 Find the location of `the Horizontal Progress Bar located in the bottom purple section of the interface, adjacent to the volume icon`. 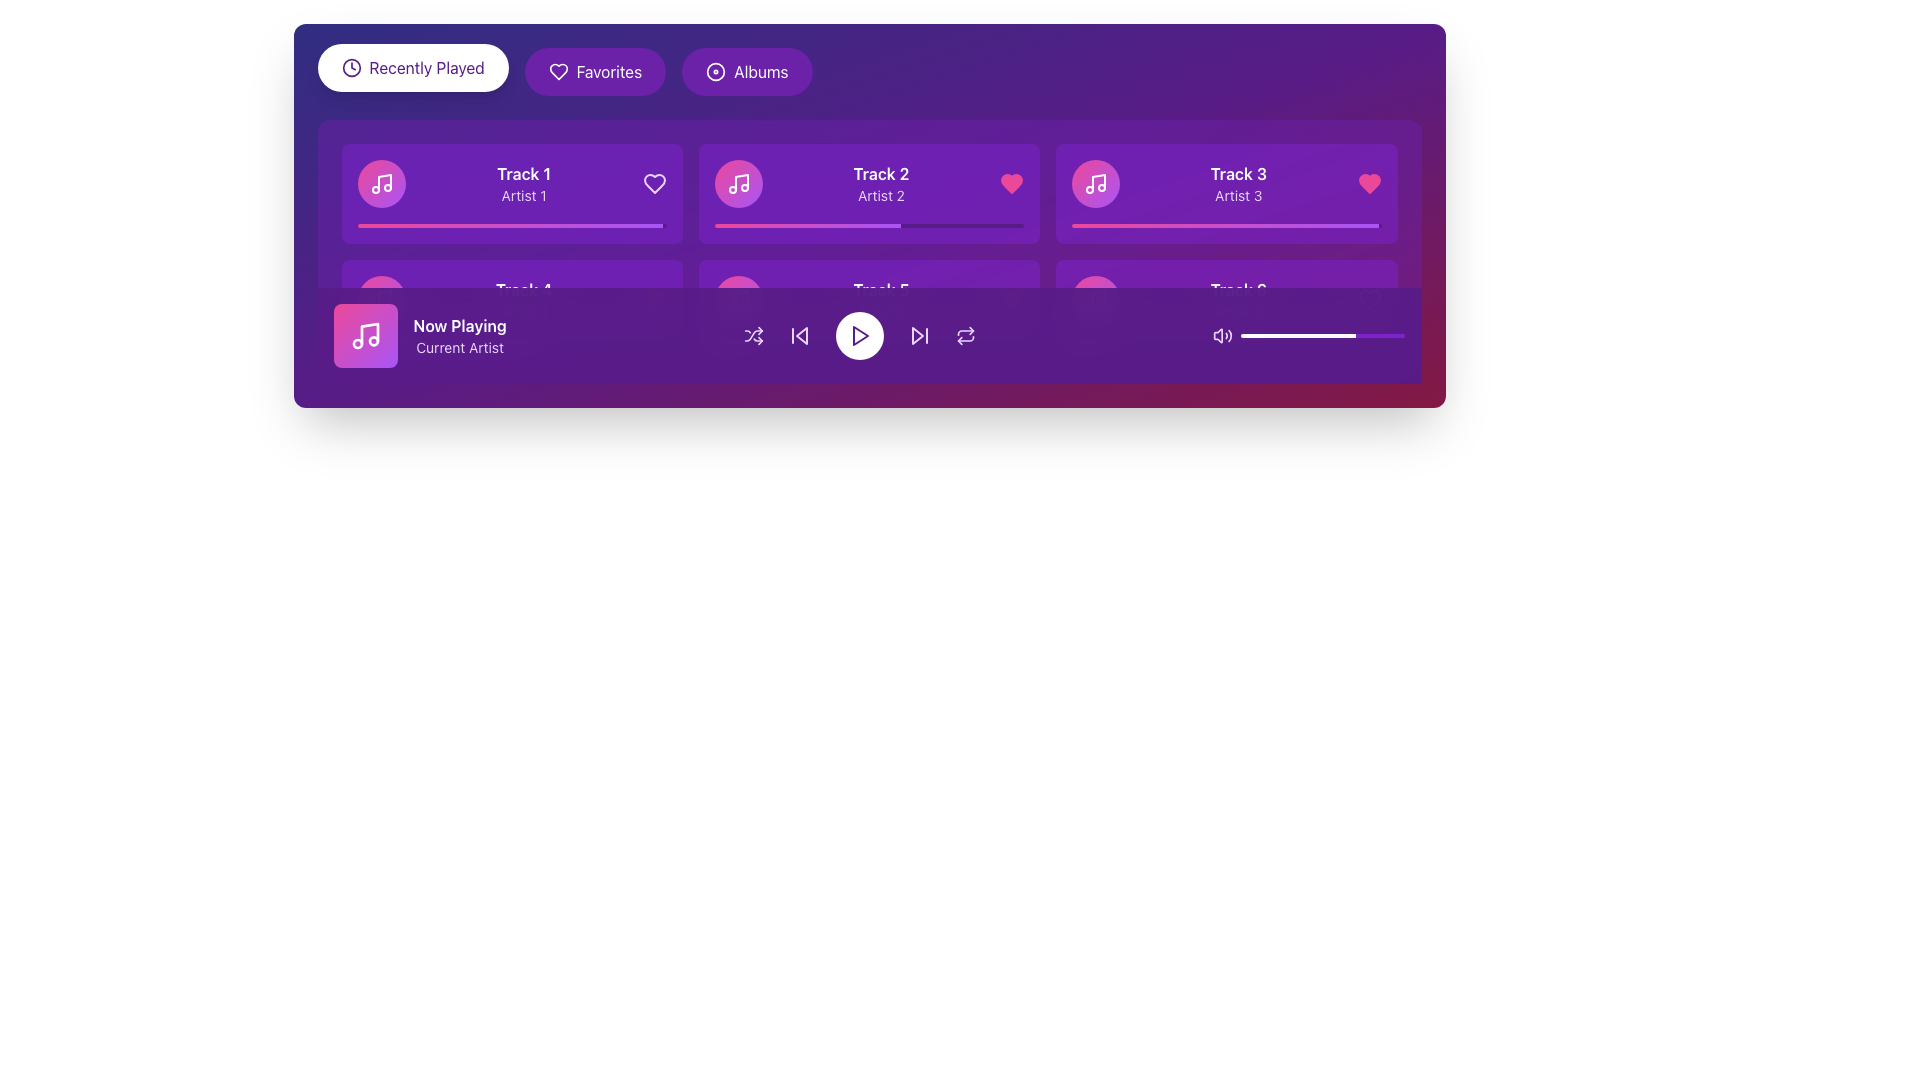

the Horizontal Progress Bar located in the bottom purple section of the interface, adjacent to the volume icon is located at coordinates (1323, 334).